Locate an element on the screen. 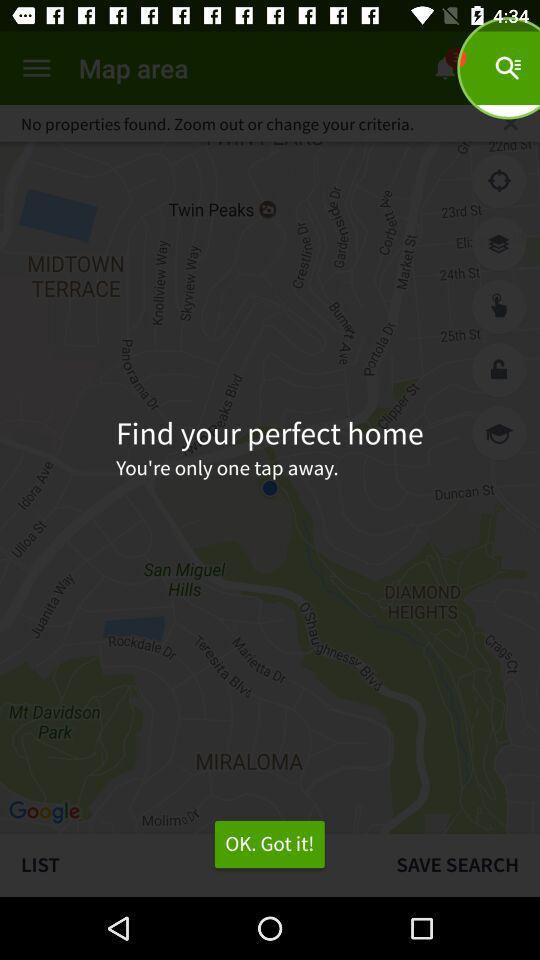 This screenshot has height=960, width=540. current location is located at coordinates (498, 181).